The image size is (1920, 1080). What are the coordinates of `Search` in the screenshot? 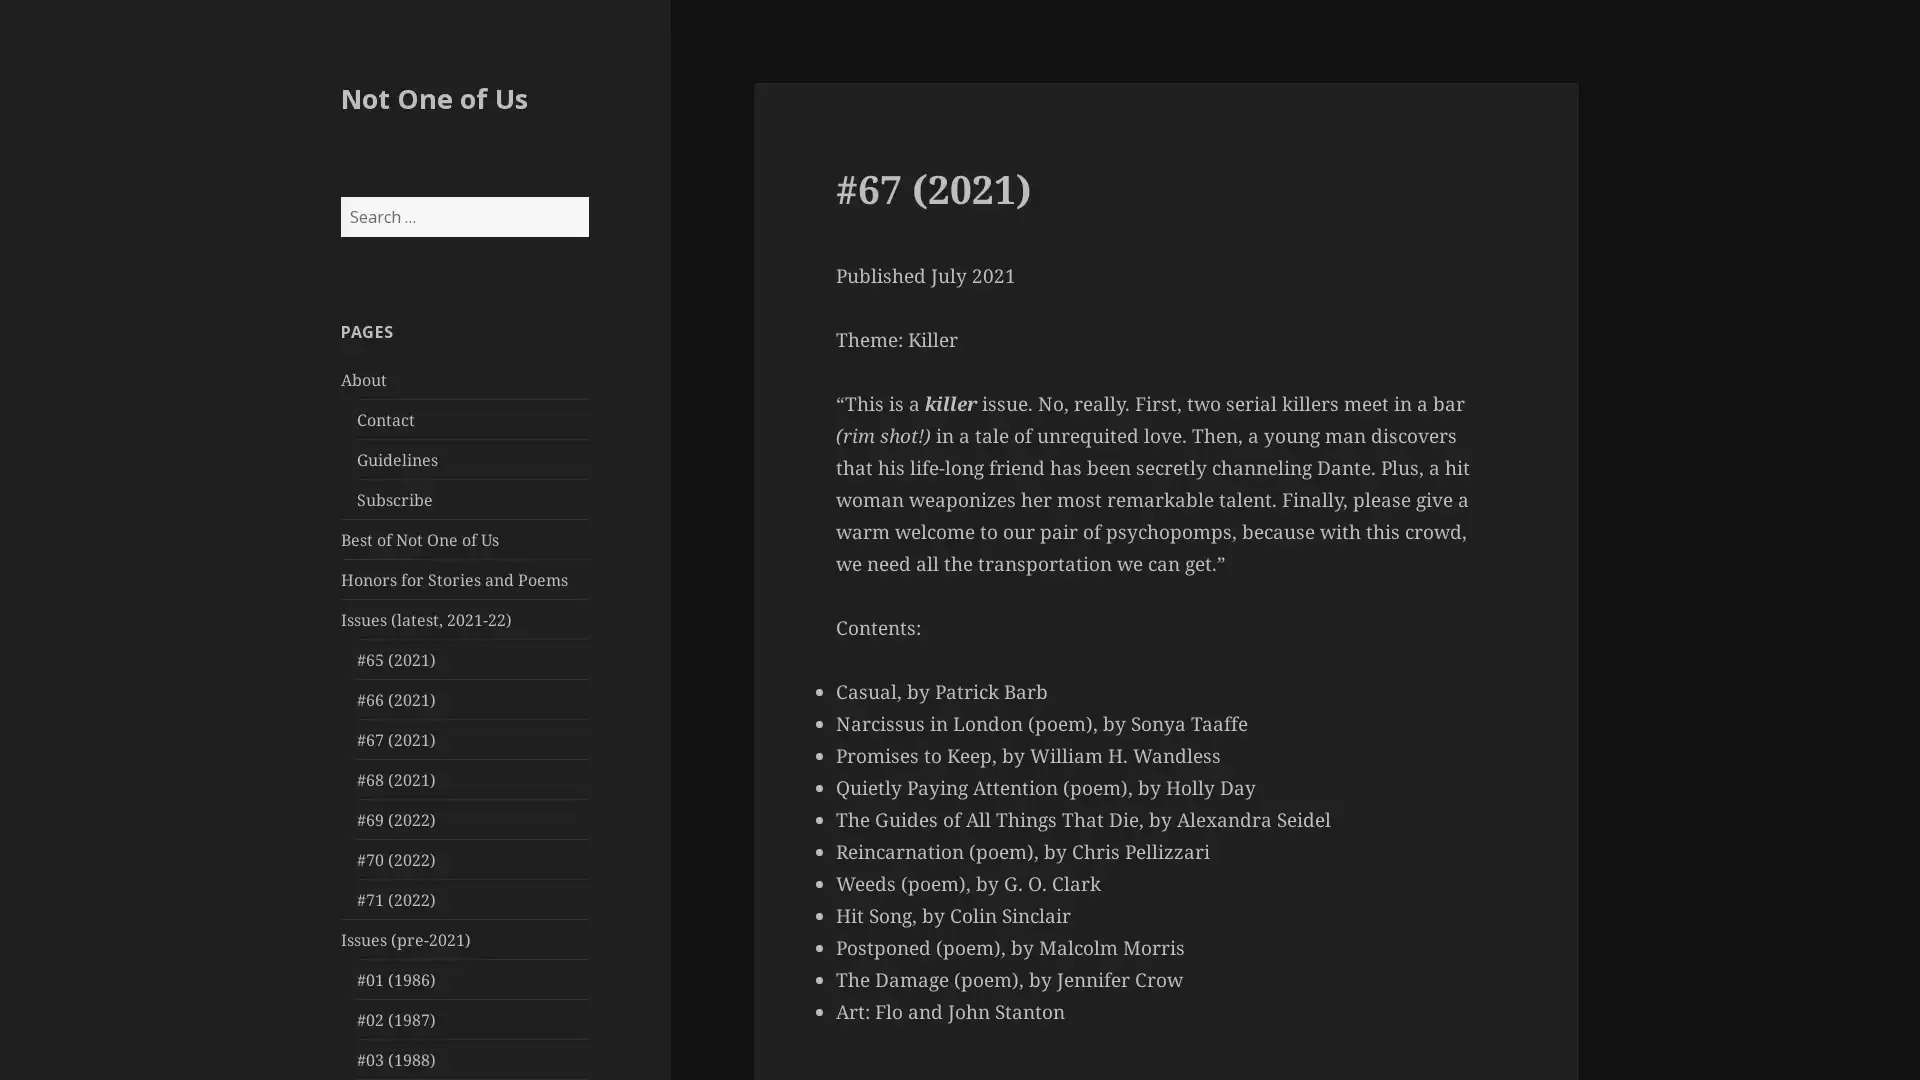 It's located at (586, 196).